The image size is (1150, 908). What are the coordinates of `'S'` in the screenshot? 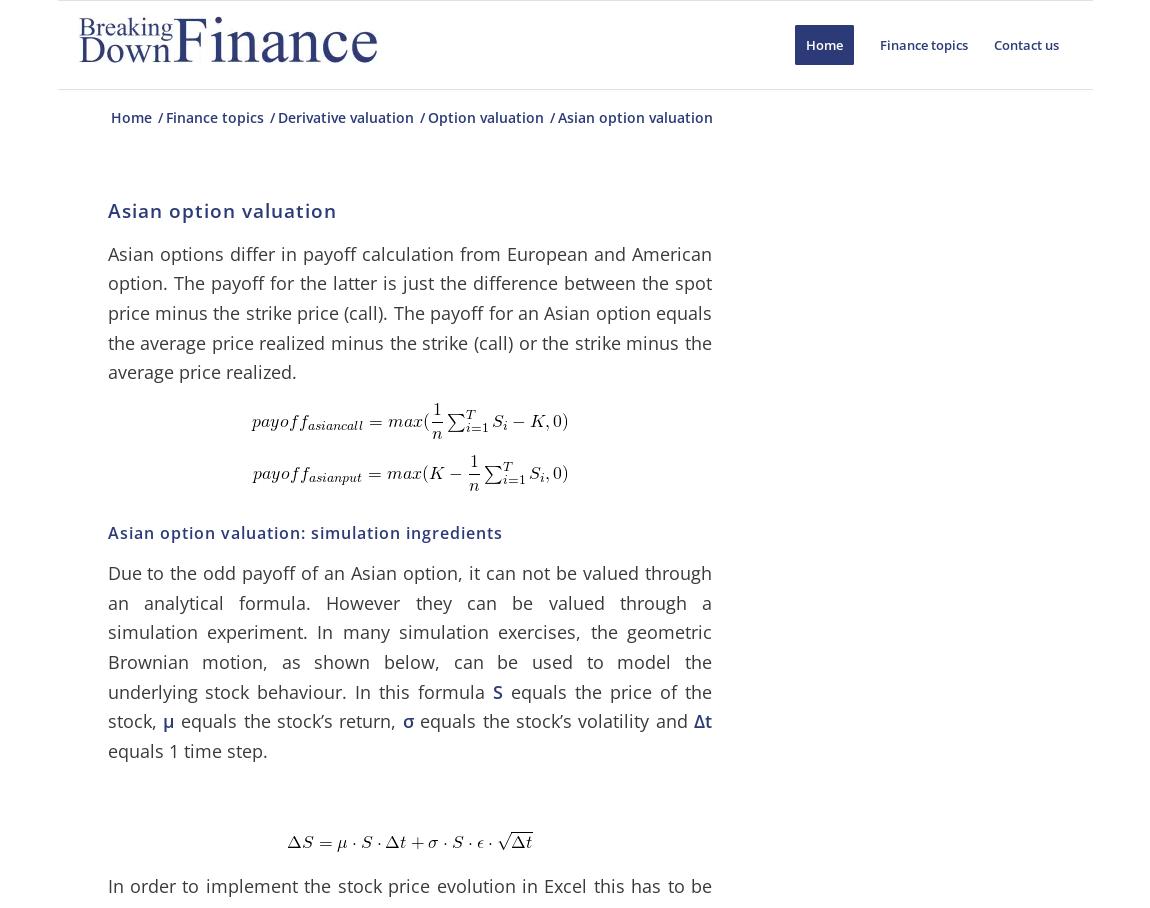 It's located at (497, 689).